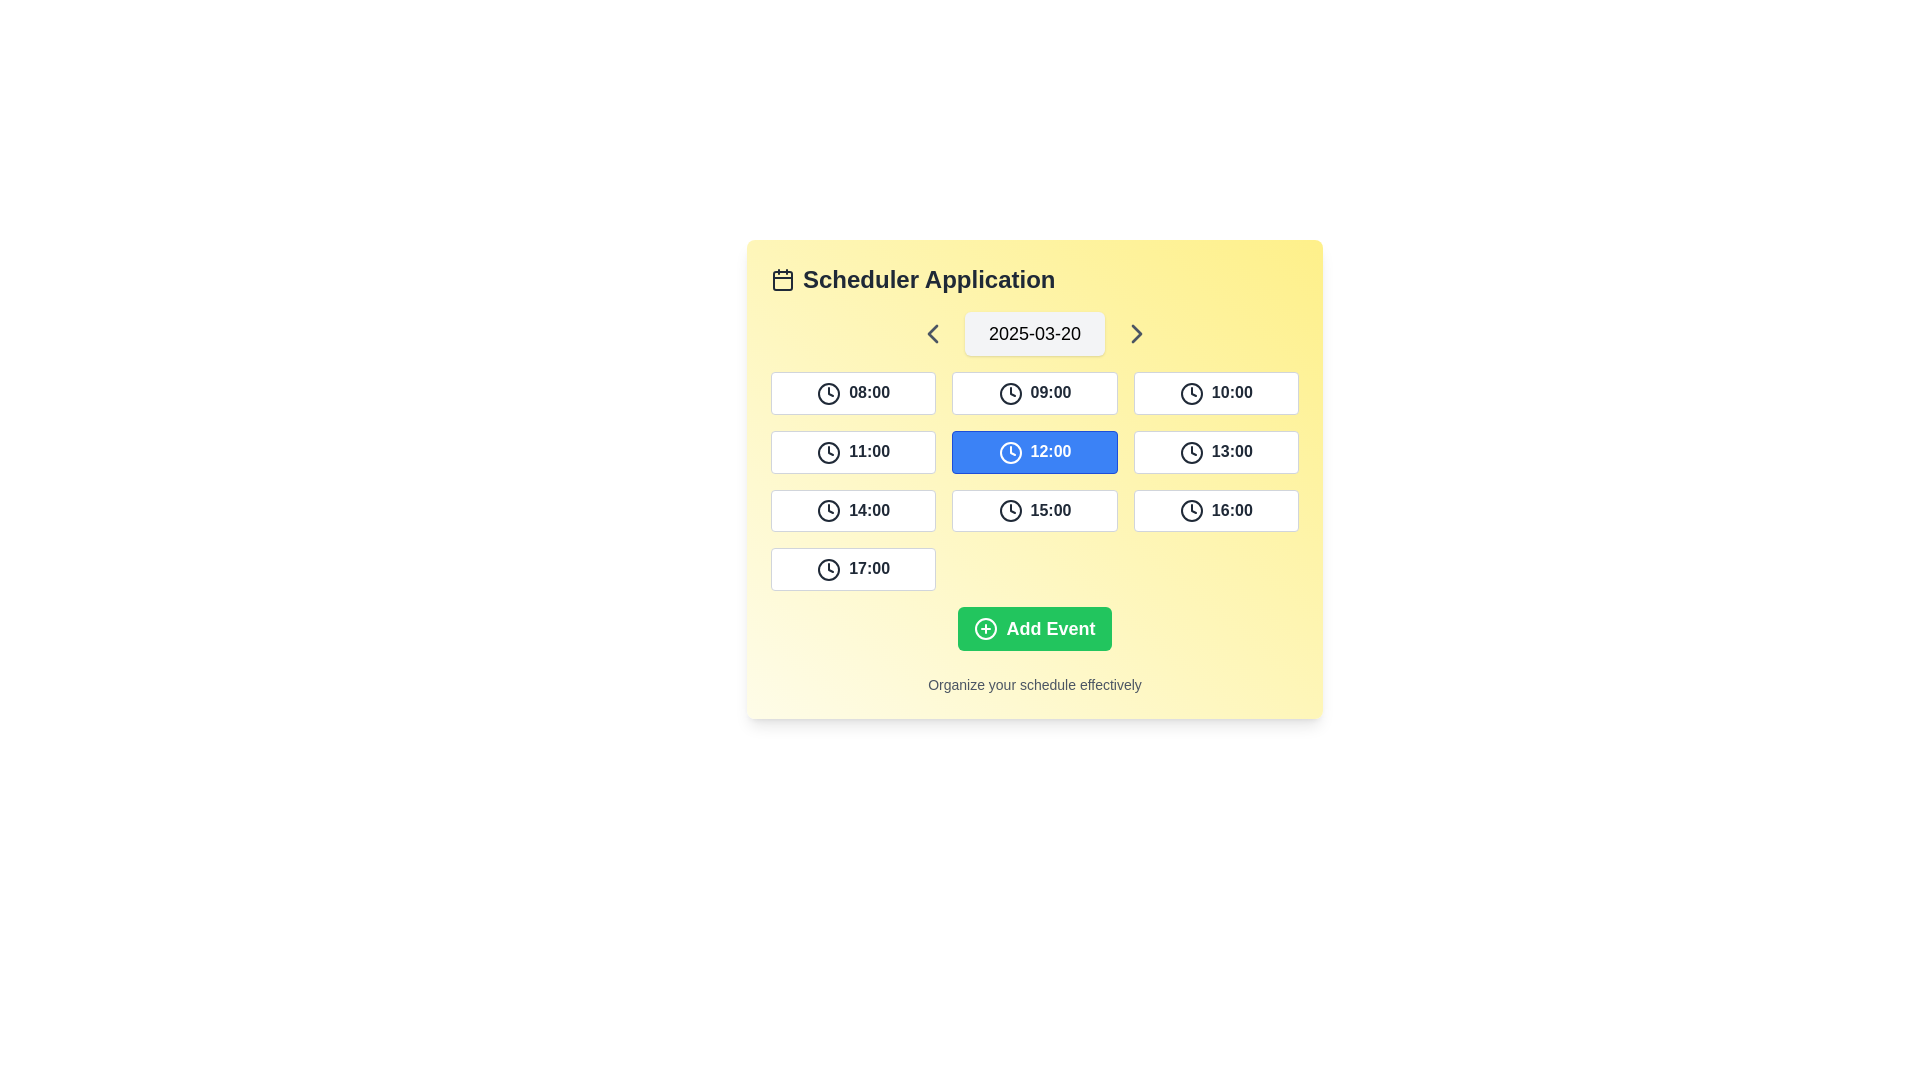 This screenshot has width=1920, height=1080. I want to click on the clock icon representing the 17:00 time slot in the scheduler application, which is a circular outline with clock hands, so click(829, 570).